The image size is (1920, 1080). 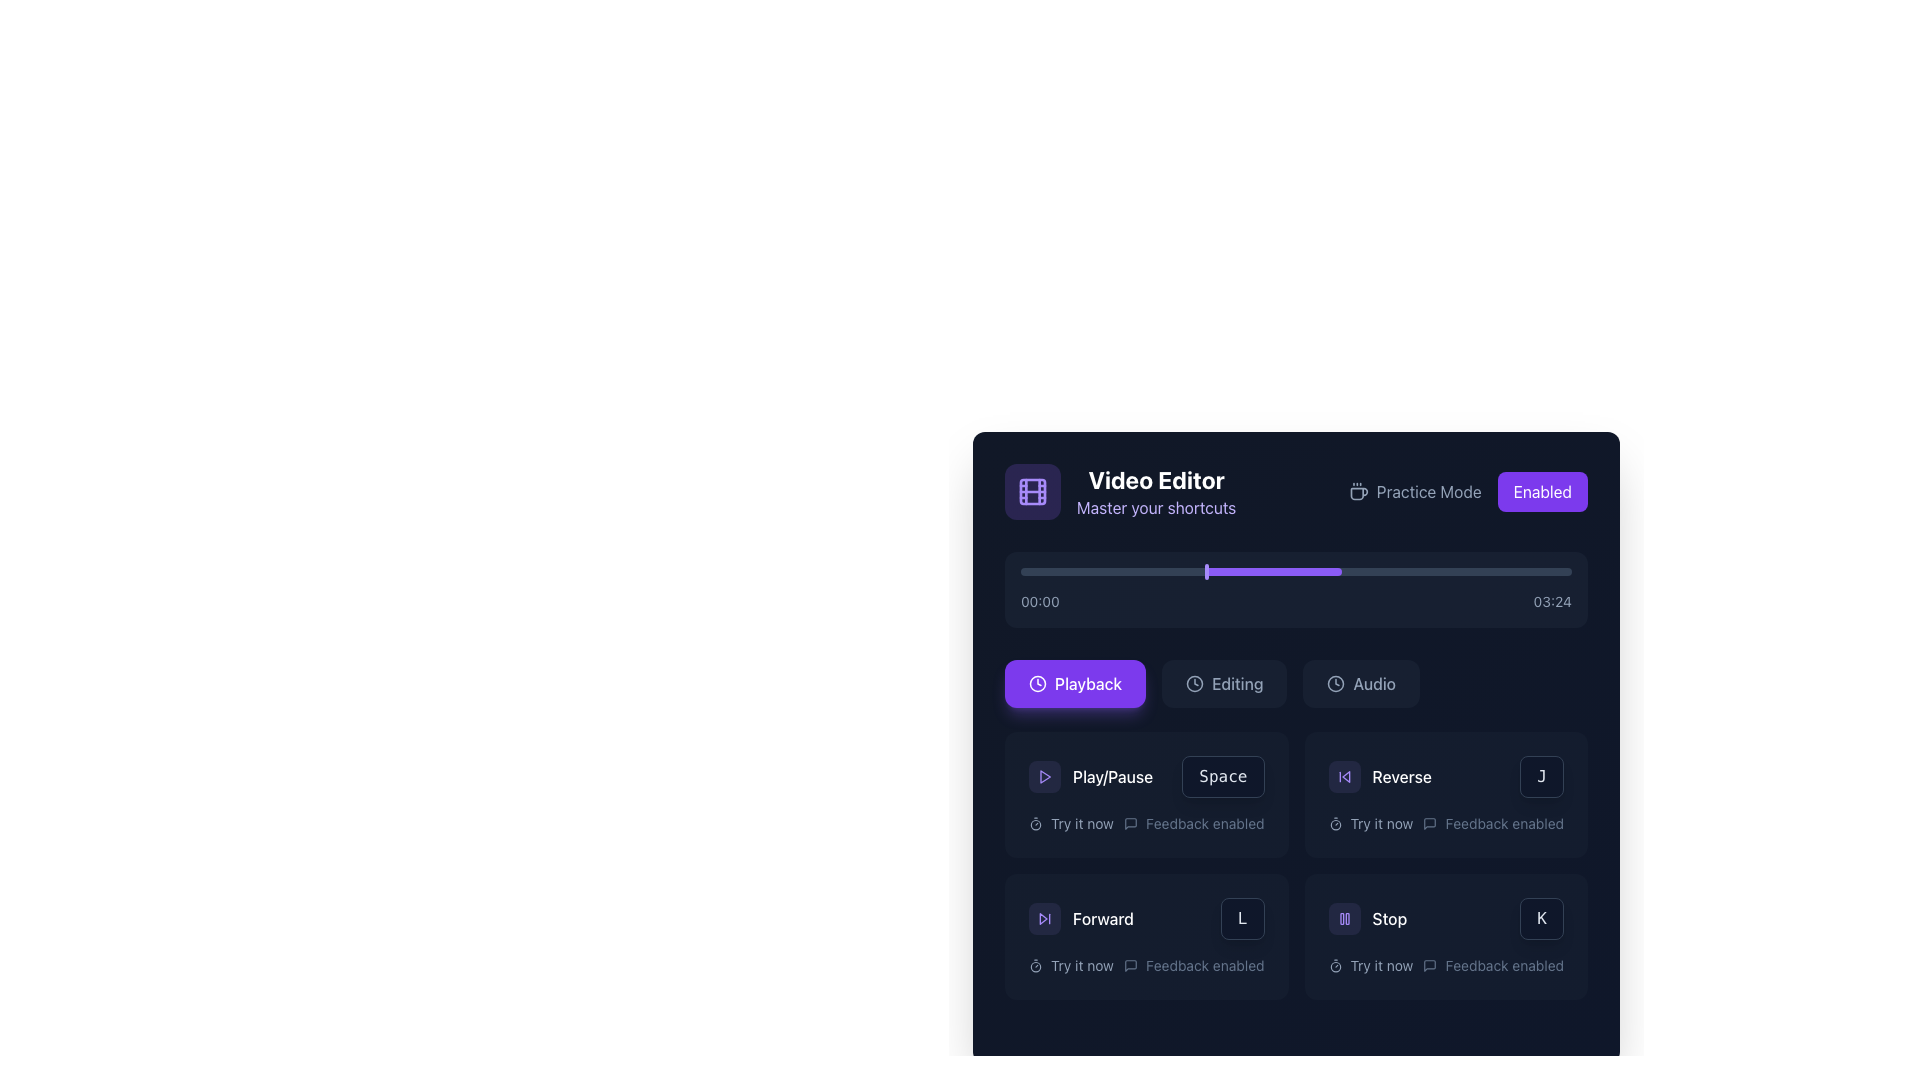 What do you see at coordinates (1037, 682) in the screenshot?
I see `the decorative SVG circle representing time or a clock, located in the right-hand section of the interface next to the 'Enabled' switch in the top bar` at bounding box center [1037, 682].